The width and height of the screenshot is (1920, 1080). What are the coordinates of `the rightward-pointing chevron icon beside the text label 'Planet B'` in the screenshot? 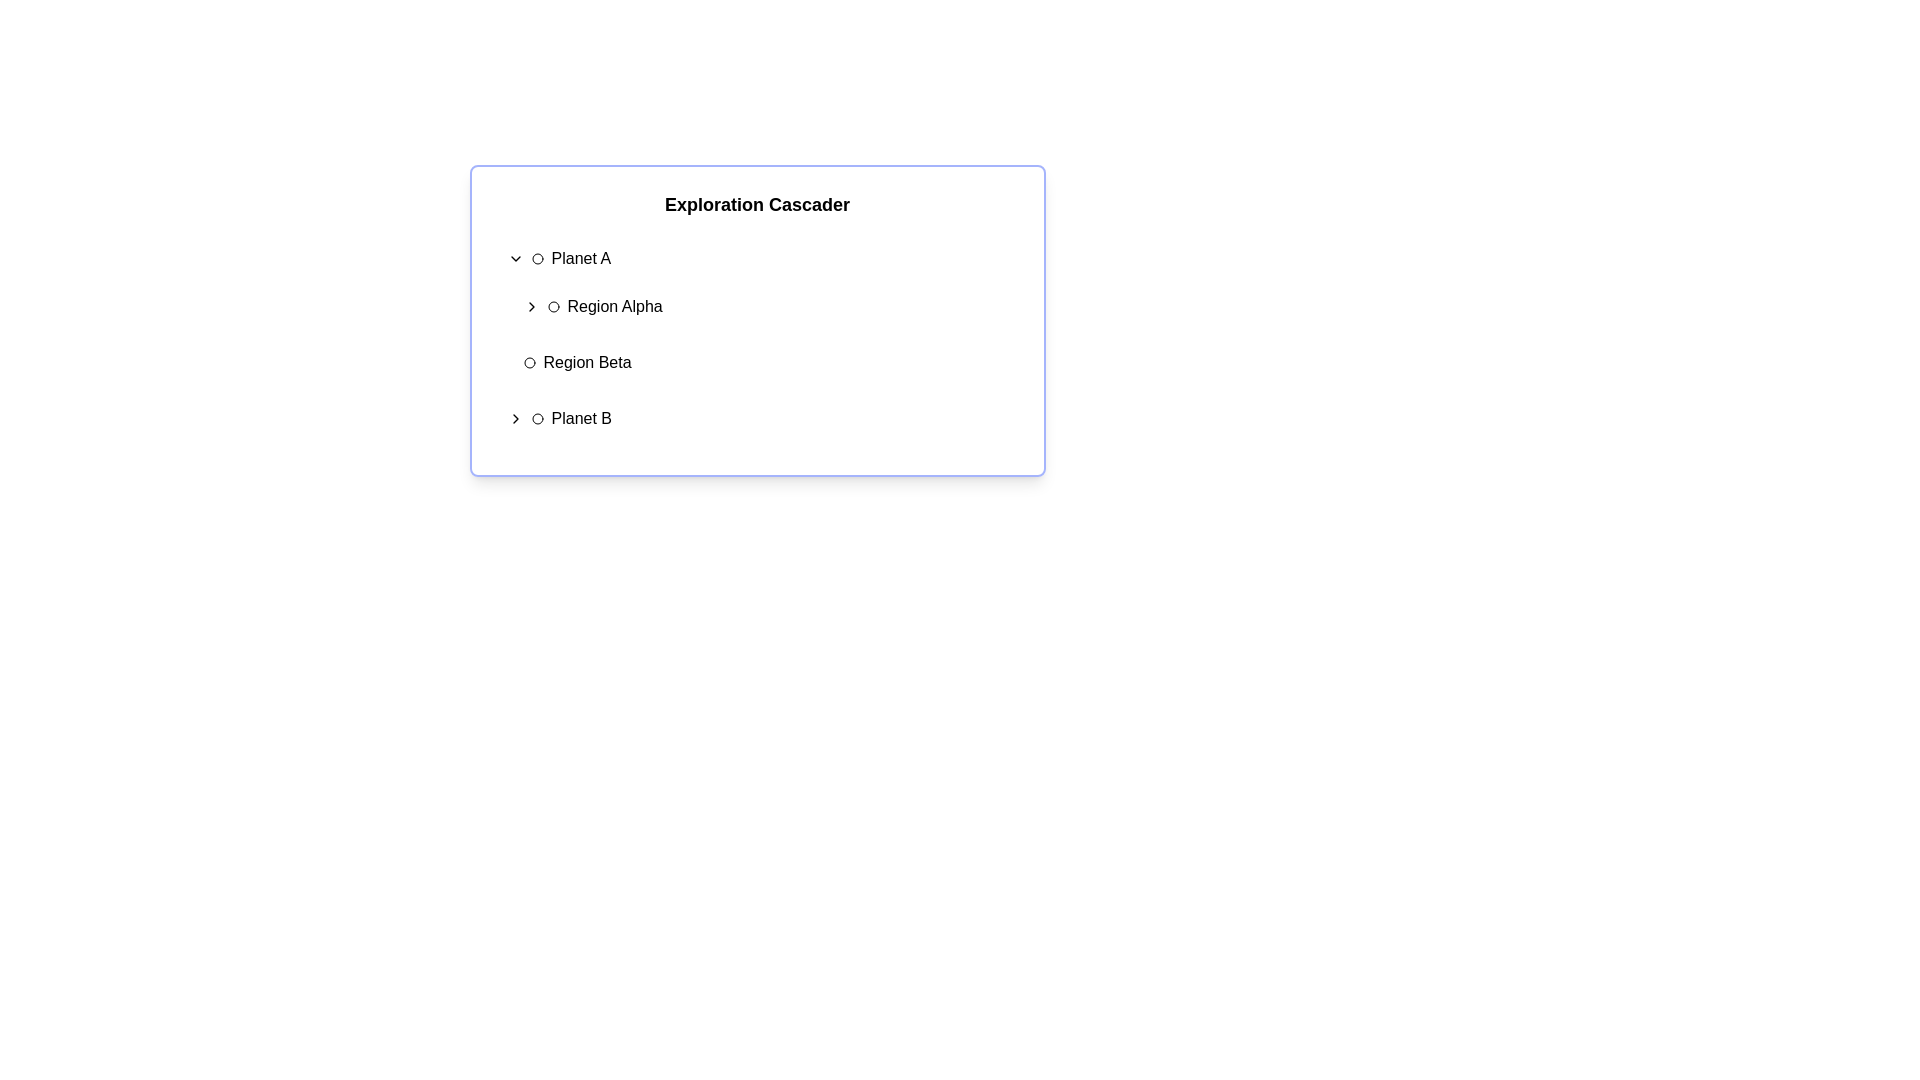 It's located at (515, 418).